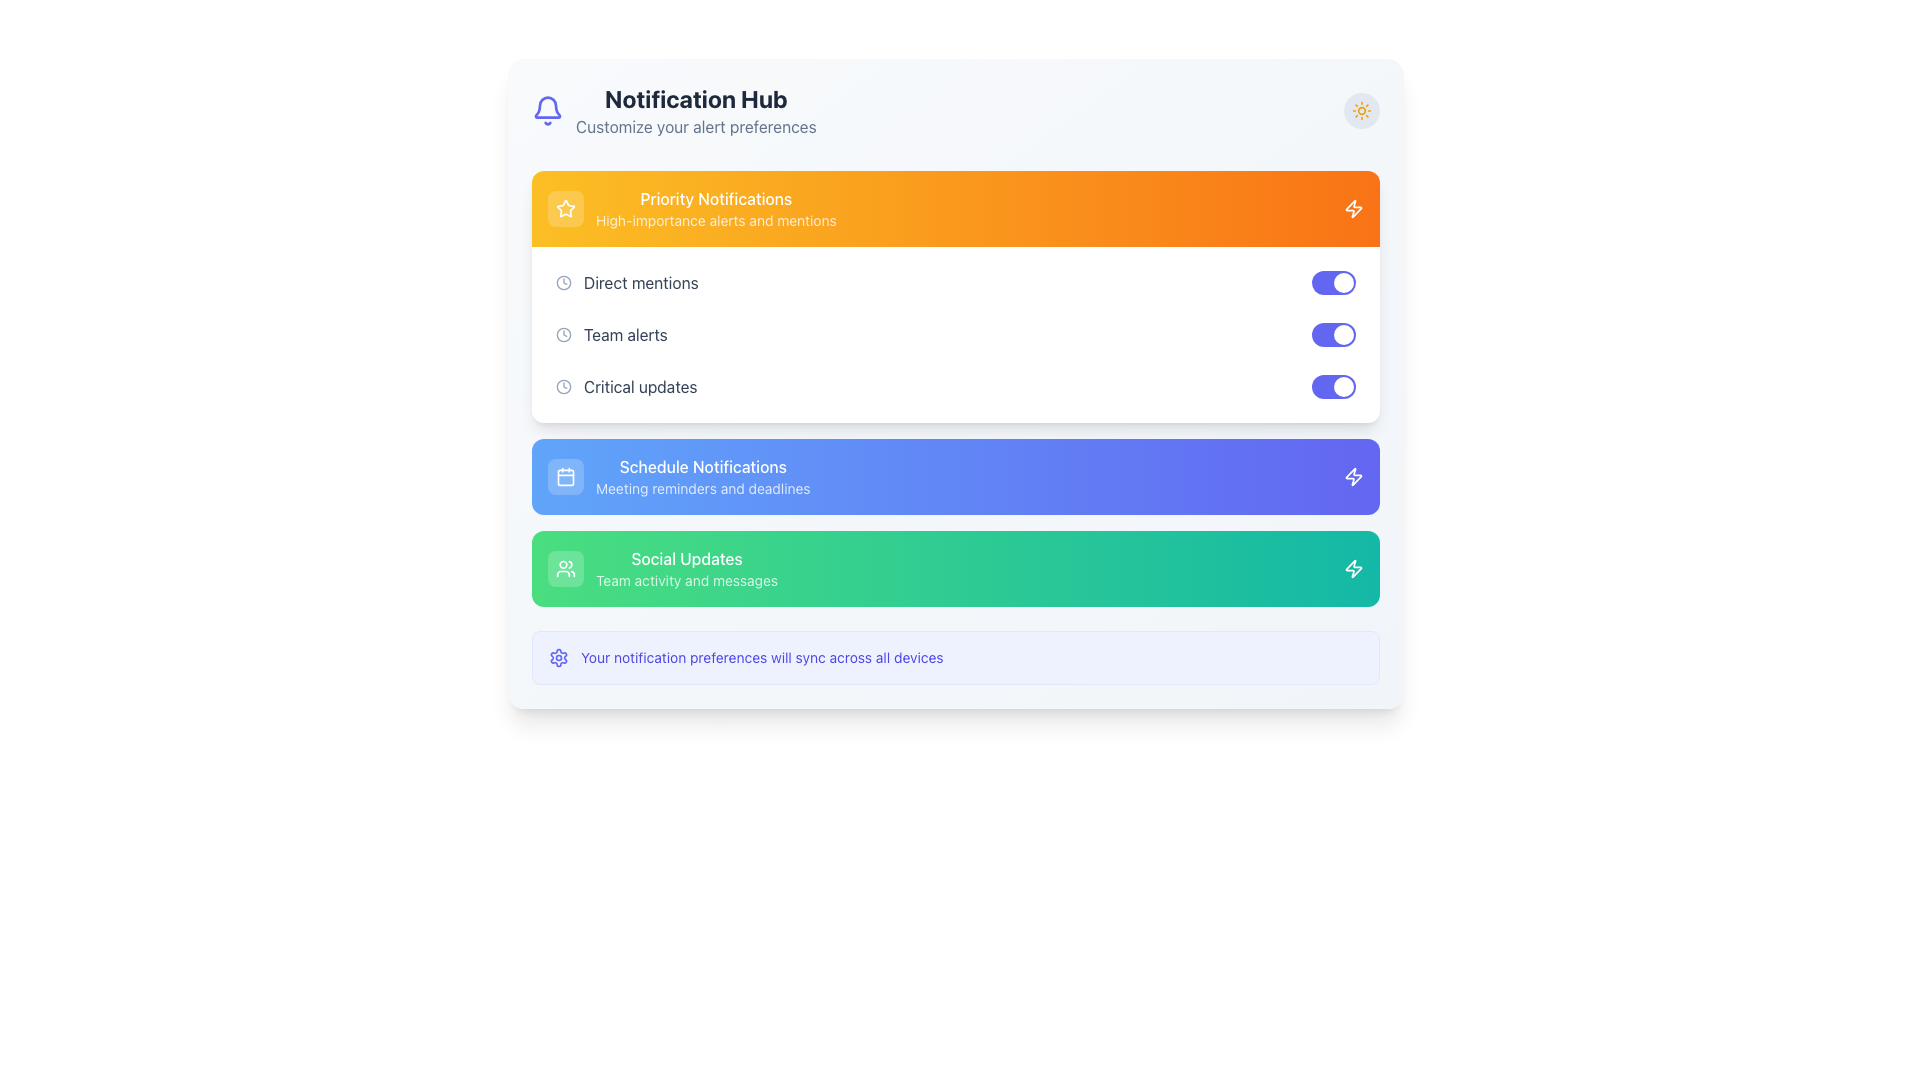 The height and width of the screenshot is (1080, 1920). I want to click on the SVG icon depicting a lightning bolt design located in the 'Social Updates' section, so click(1353, 569).